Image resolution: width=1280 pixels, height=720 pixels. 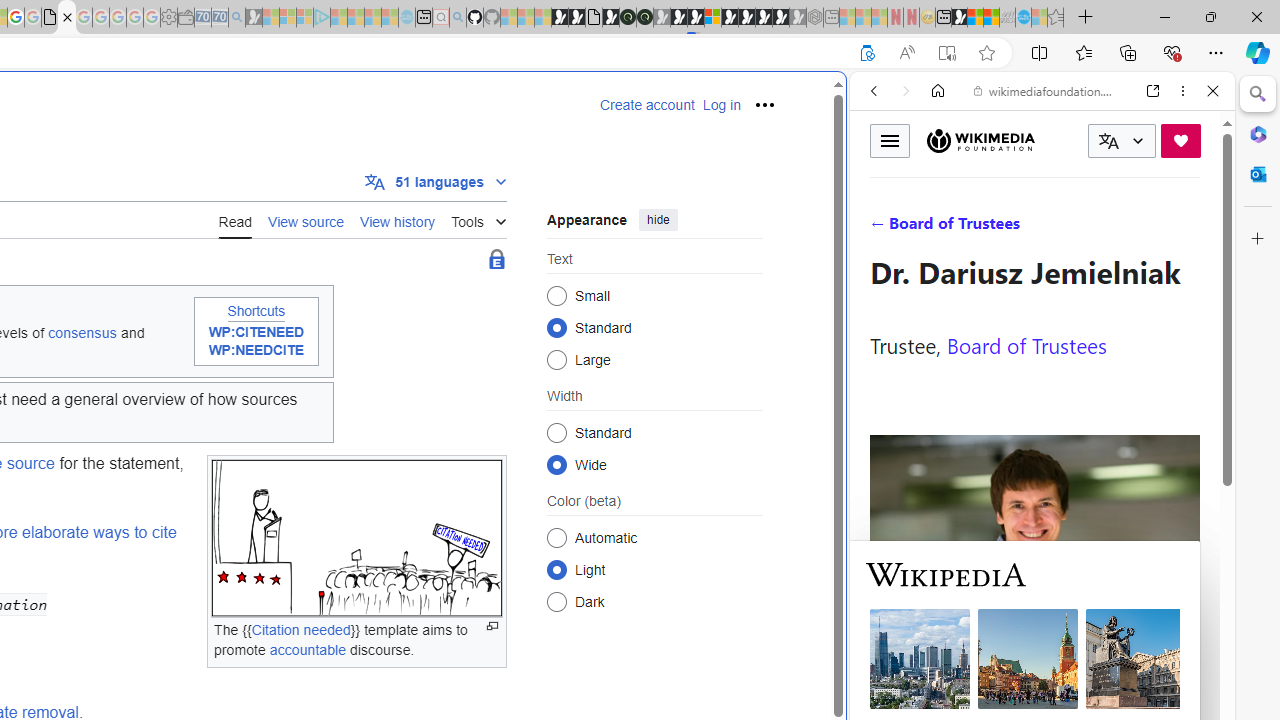 I want to click on 'Create account', so click(x=647, y=105).